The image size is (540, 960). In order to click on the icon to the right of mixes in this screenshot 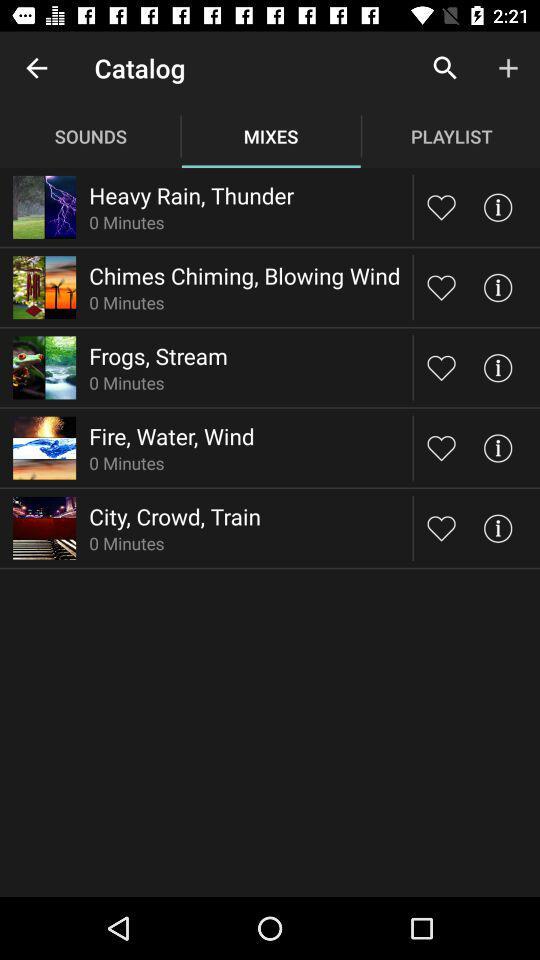, I will do `click(445, 68)`.